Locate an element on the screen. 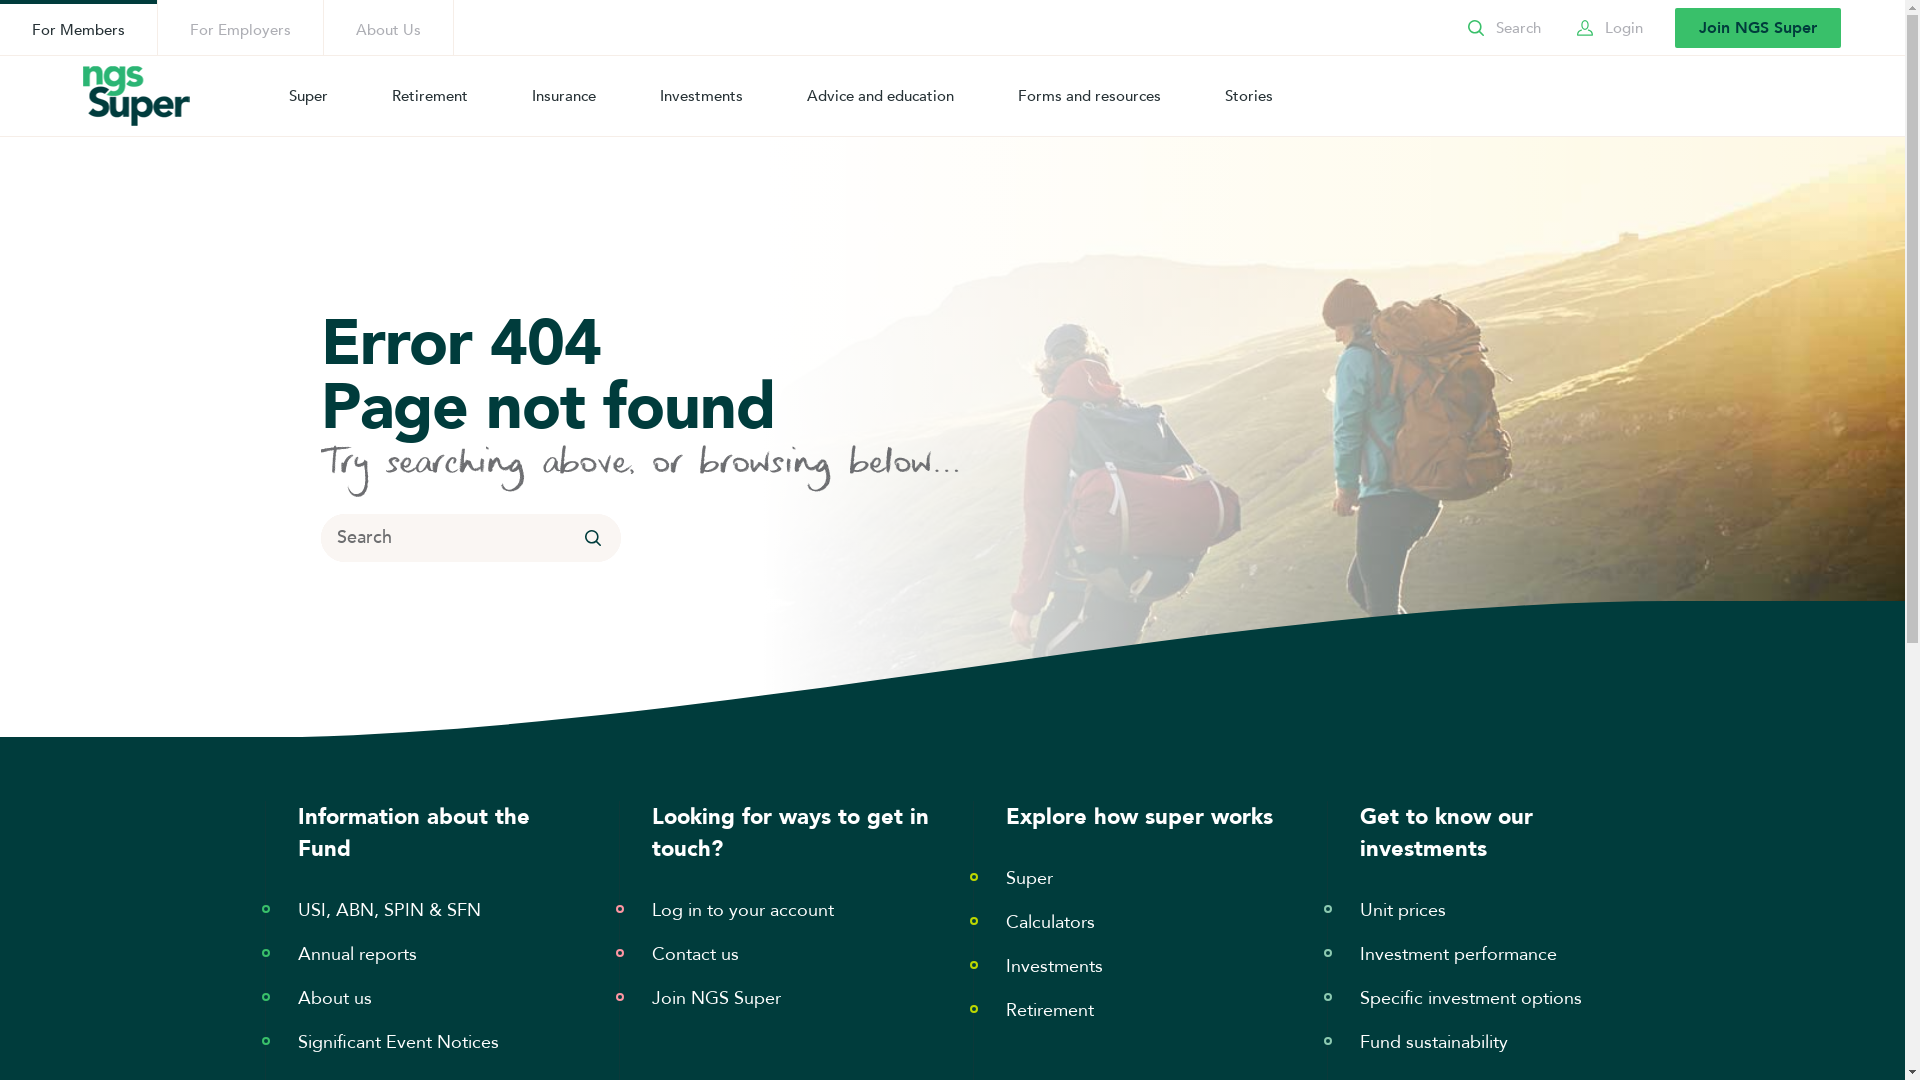  'Log in to your account' is located at coordinates (652, 910).